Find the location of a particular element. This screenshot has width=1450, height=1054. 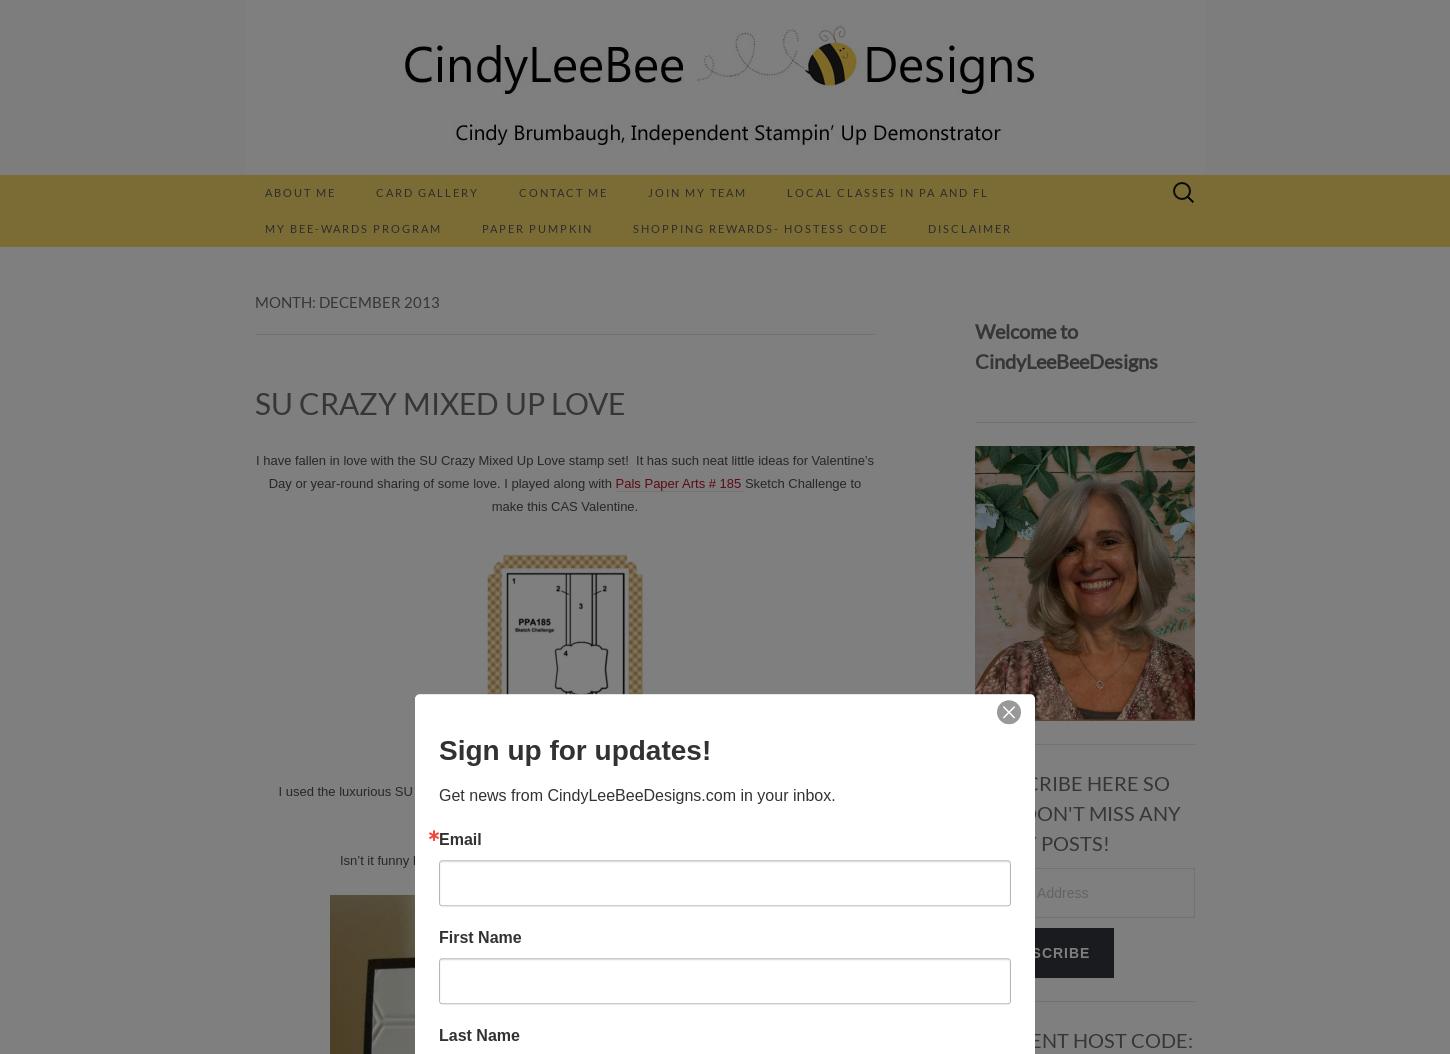

'I have fallen in love with the SU Crazy Mixed Up Love stamp set!  It has such neat little ideas for Valentine’s Day or year-round sharing of some love. I played along with' is located at coordinates (564, 471).